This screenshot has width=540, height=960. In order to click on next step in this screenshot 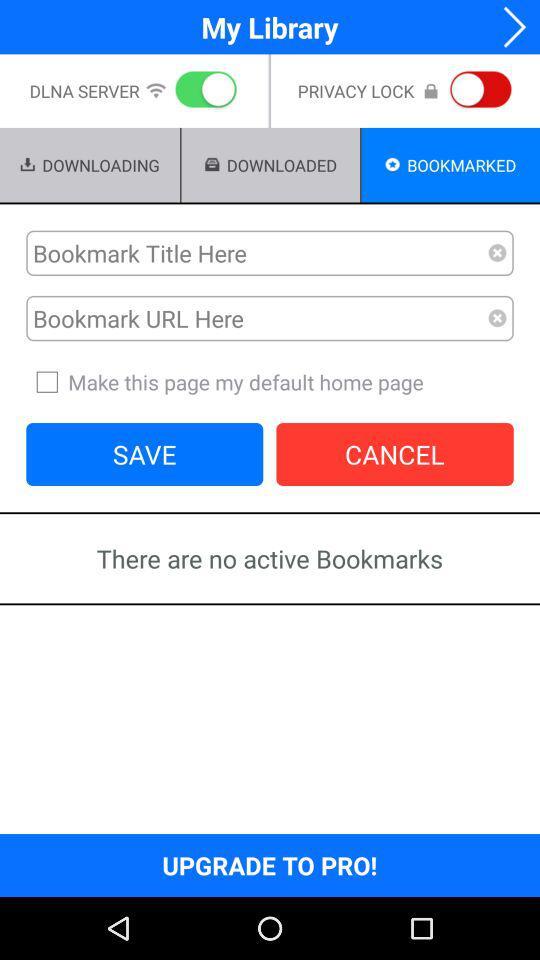, I will do `click(508, 26)`.